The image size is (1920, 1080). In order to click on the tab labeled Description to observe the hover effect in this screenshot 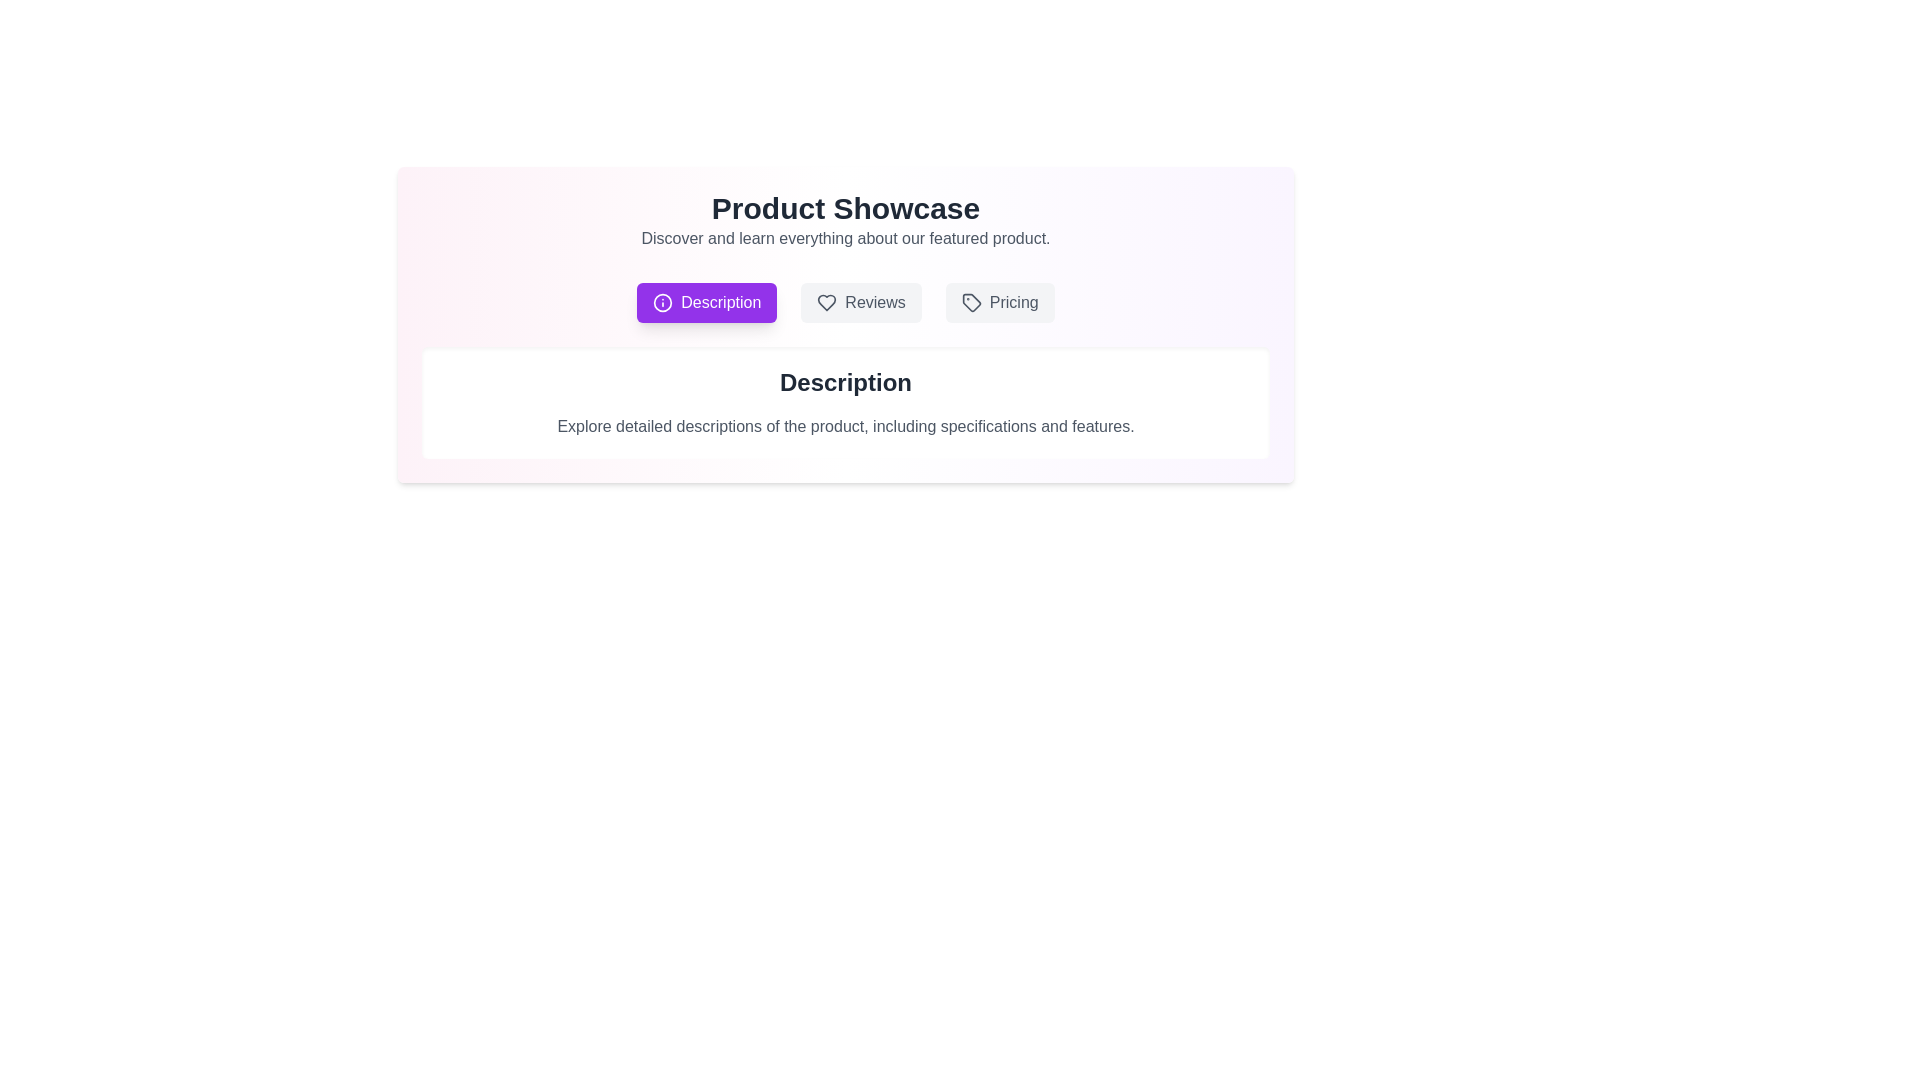, I will do `click(707, 303)`.